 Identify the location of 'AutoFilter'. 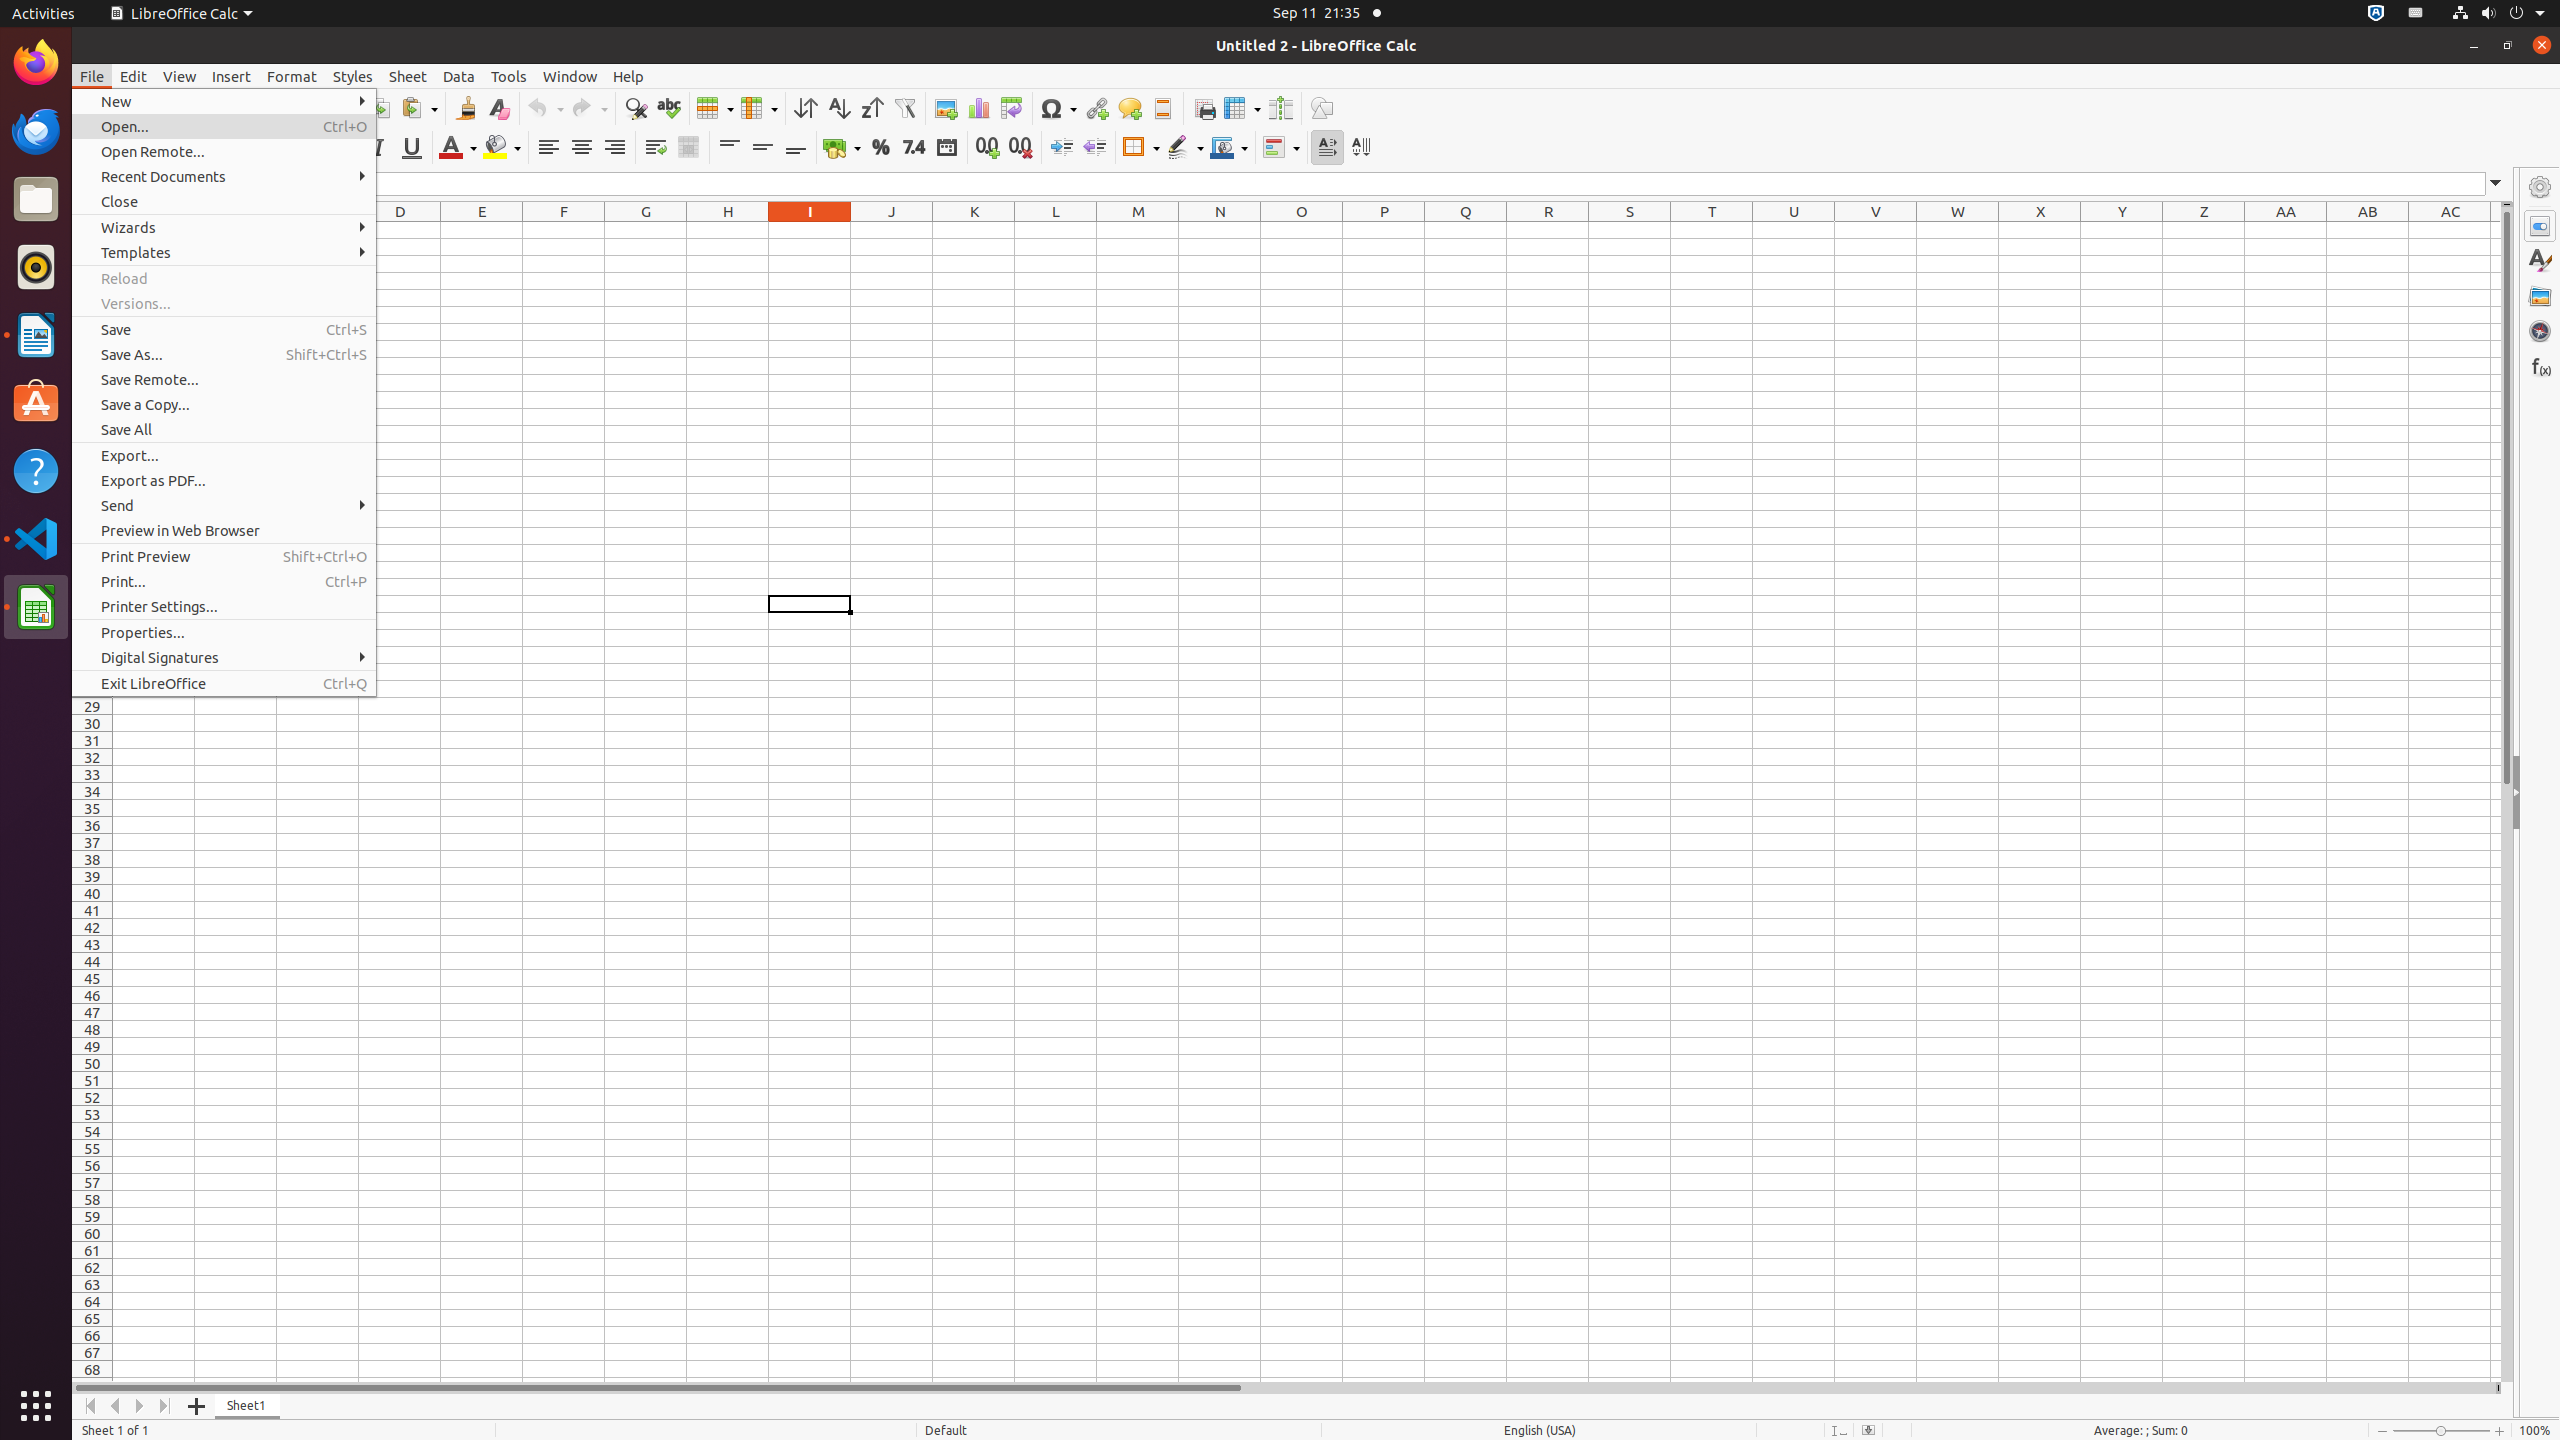
(904, 107).